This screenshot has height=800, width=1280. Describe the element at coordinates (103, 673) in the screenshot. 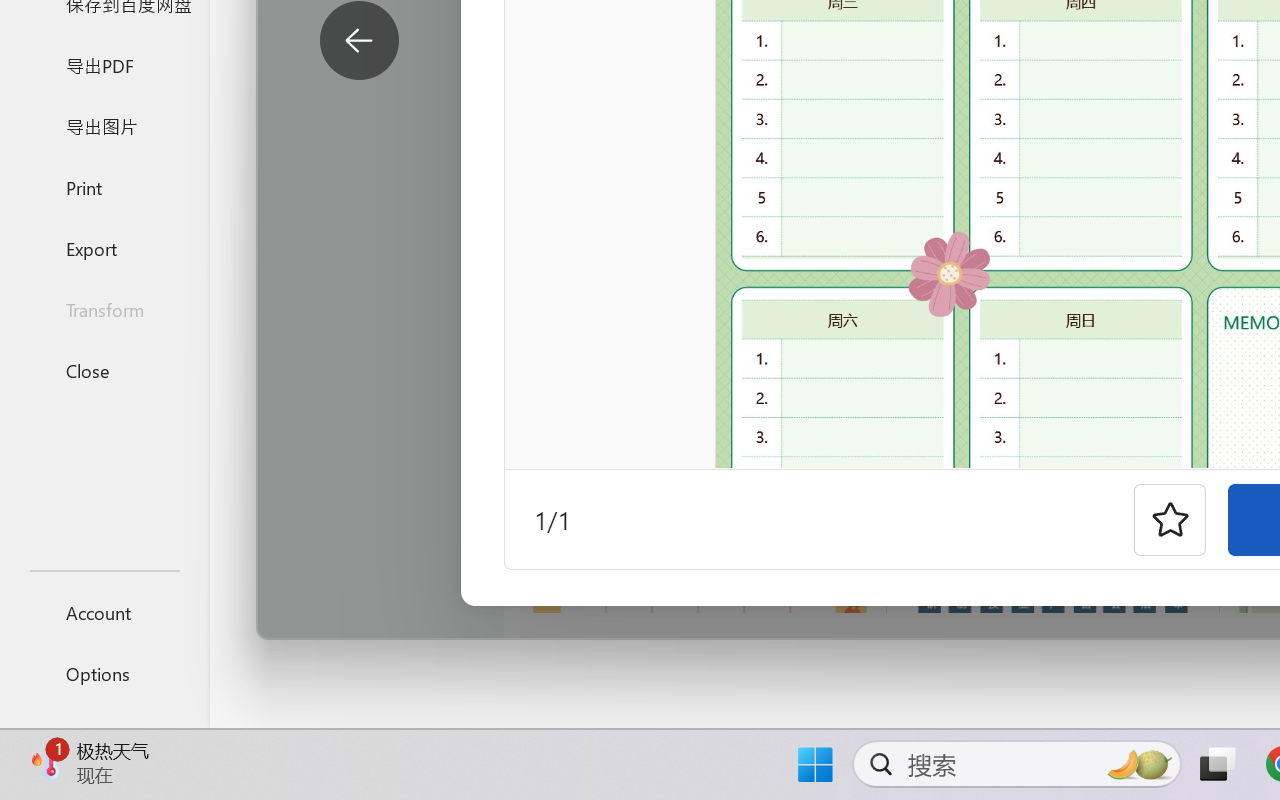

I see `'Options'` at that location.